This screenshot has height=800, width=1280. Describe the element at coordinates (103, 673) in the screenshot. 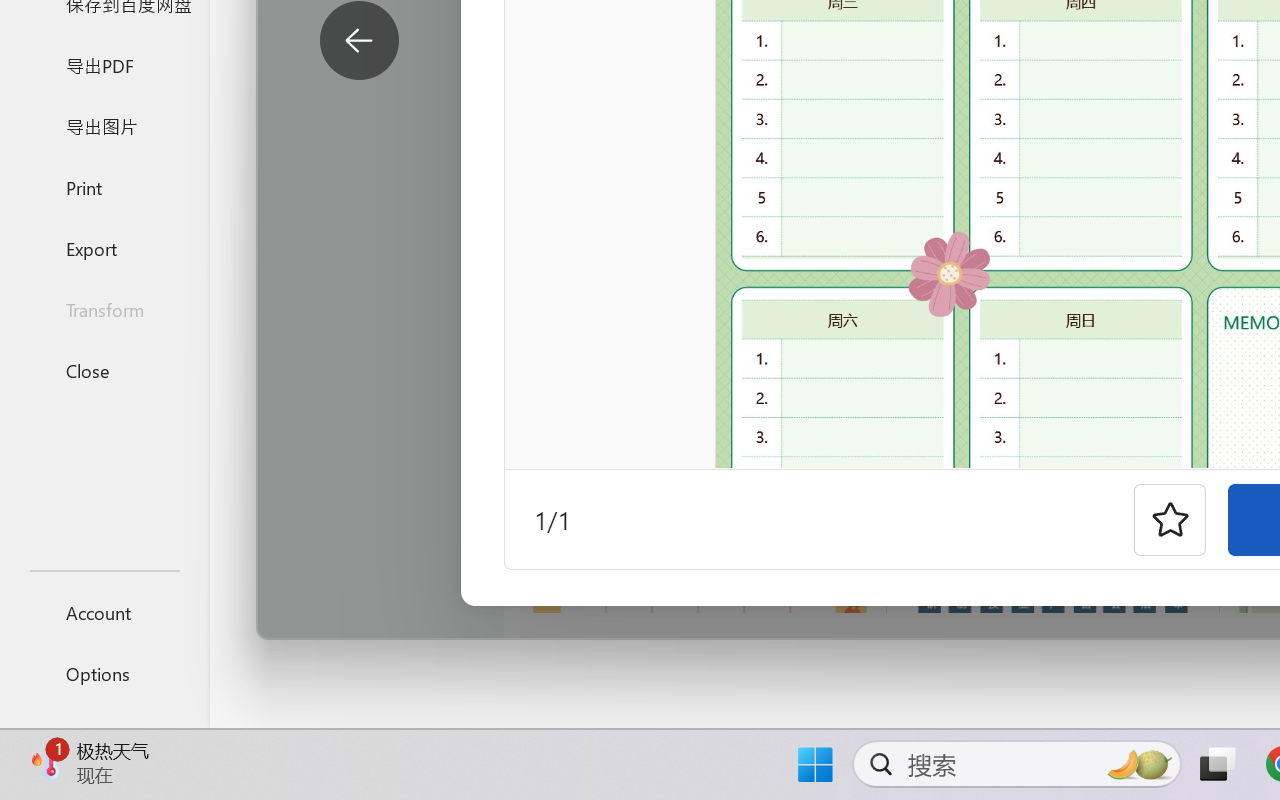

I see `'Options'` at that location.